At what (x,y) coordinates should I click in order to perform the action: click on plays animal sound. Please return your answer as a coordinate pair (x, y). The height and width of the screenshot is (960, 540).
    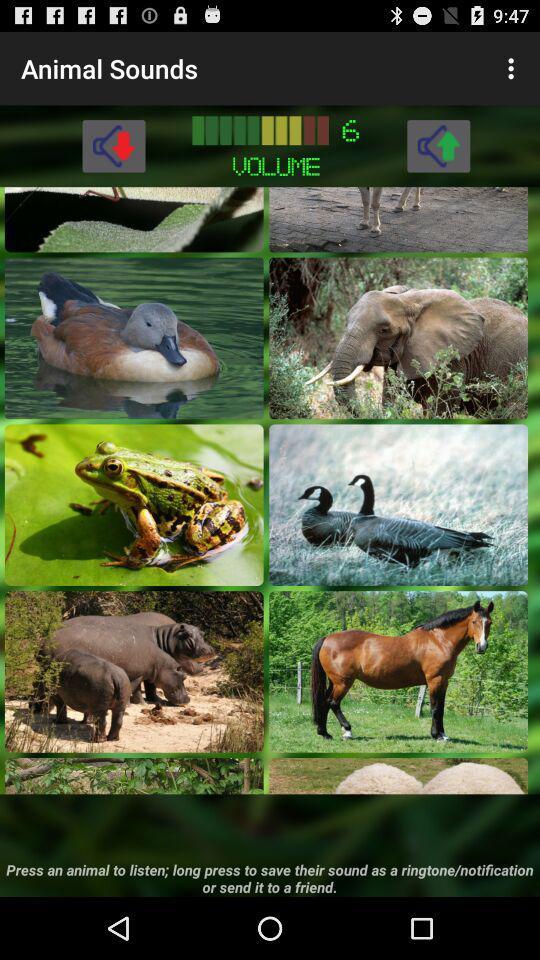
    Looking at the image, I should click on (134, 775).